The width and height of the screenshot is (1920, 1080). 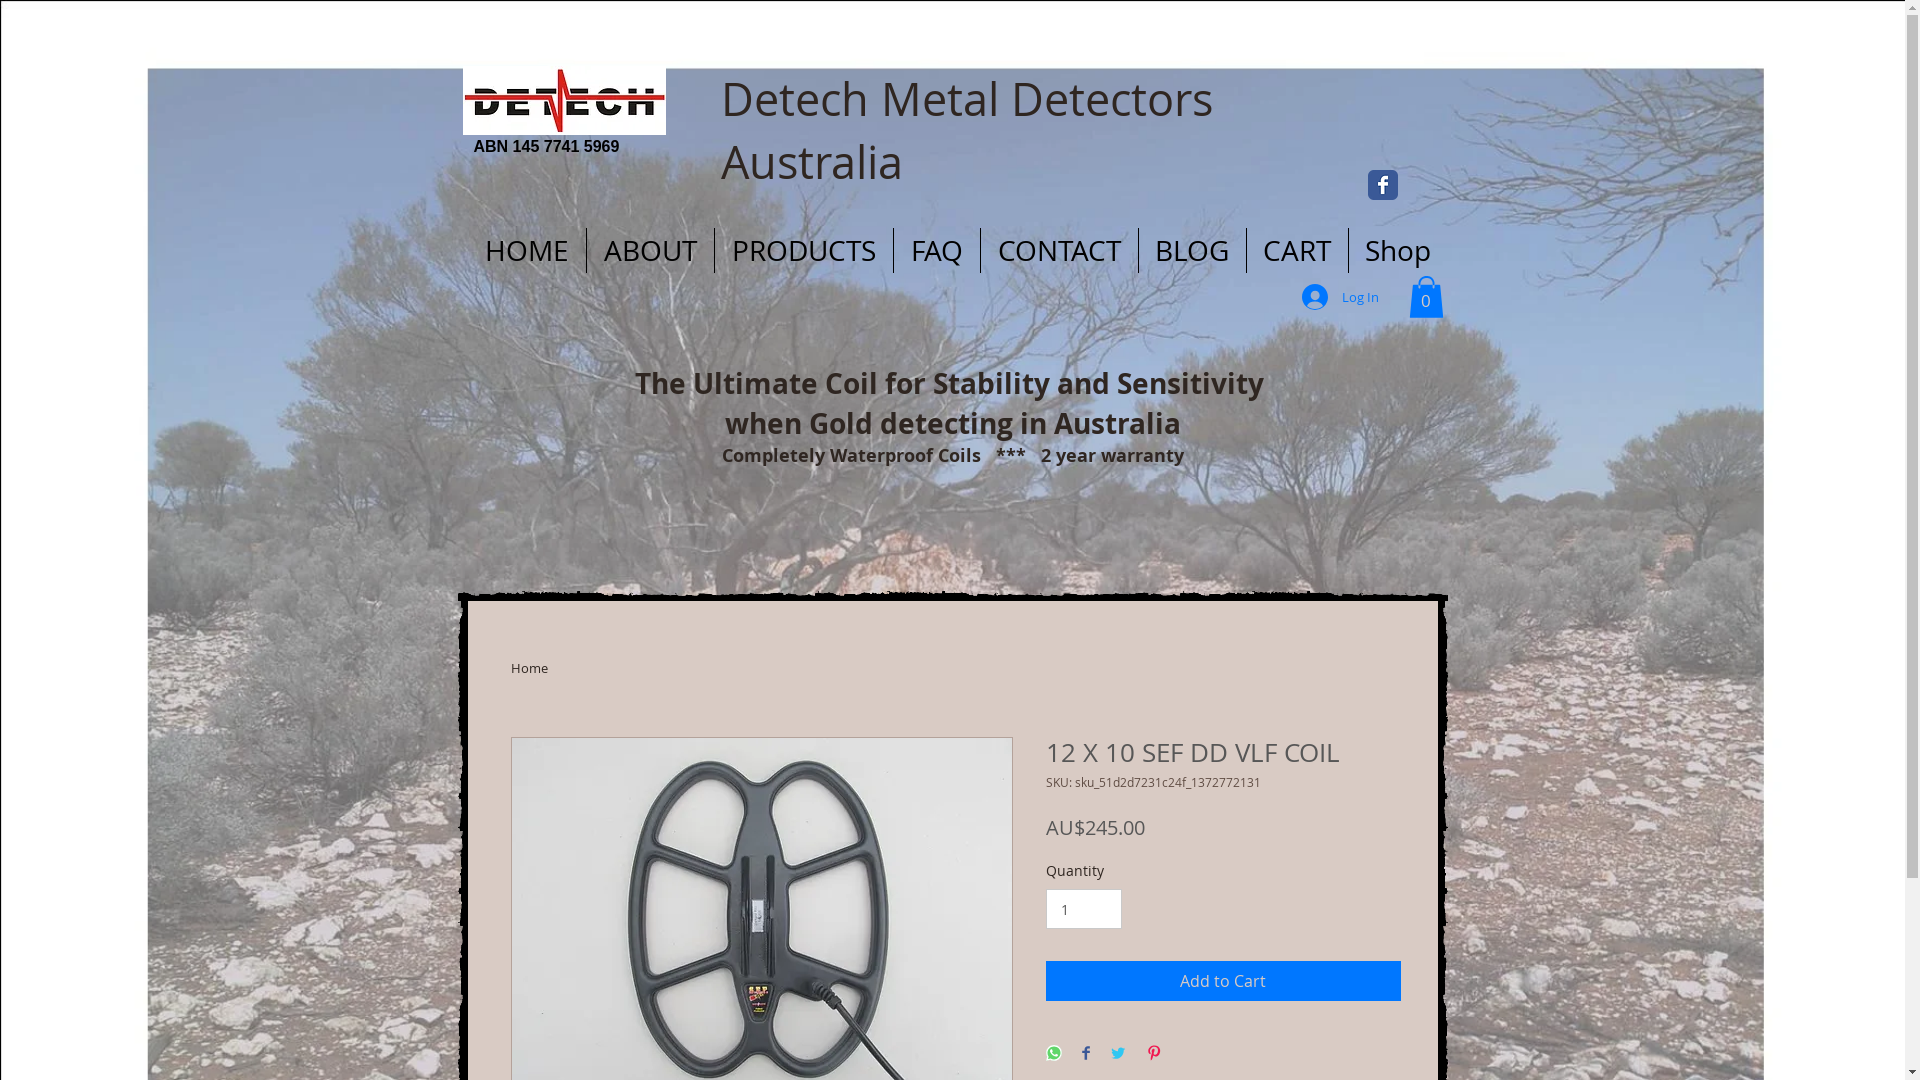 What do you see at coordinates (649, 249) in the screenshot?
I see `'ABOUT'` at bounding box center [649, 249].